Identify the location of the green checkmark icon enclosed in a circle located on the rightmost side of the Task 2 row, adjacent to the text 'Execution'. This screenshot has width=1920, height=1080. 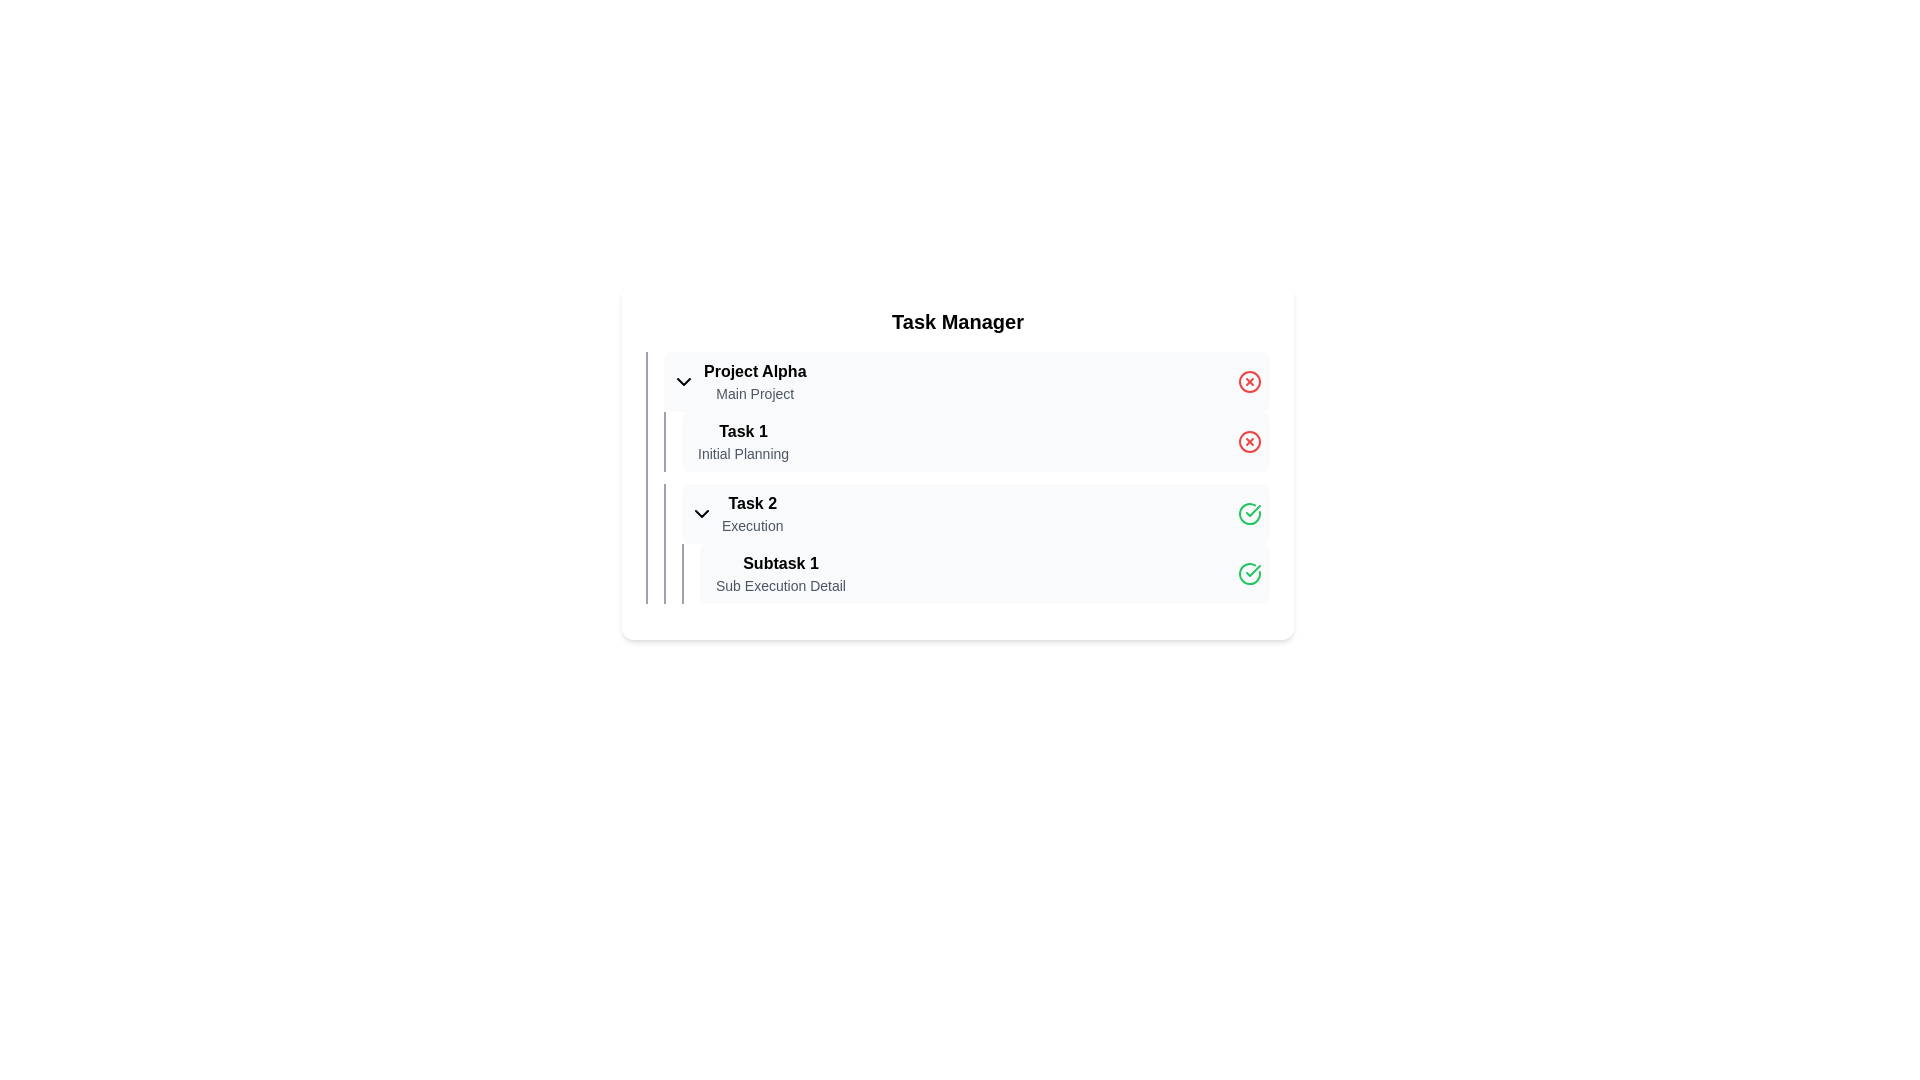
(1248, 512).